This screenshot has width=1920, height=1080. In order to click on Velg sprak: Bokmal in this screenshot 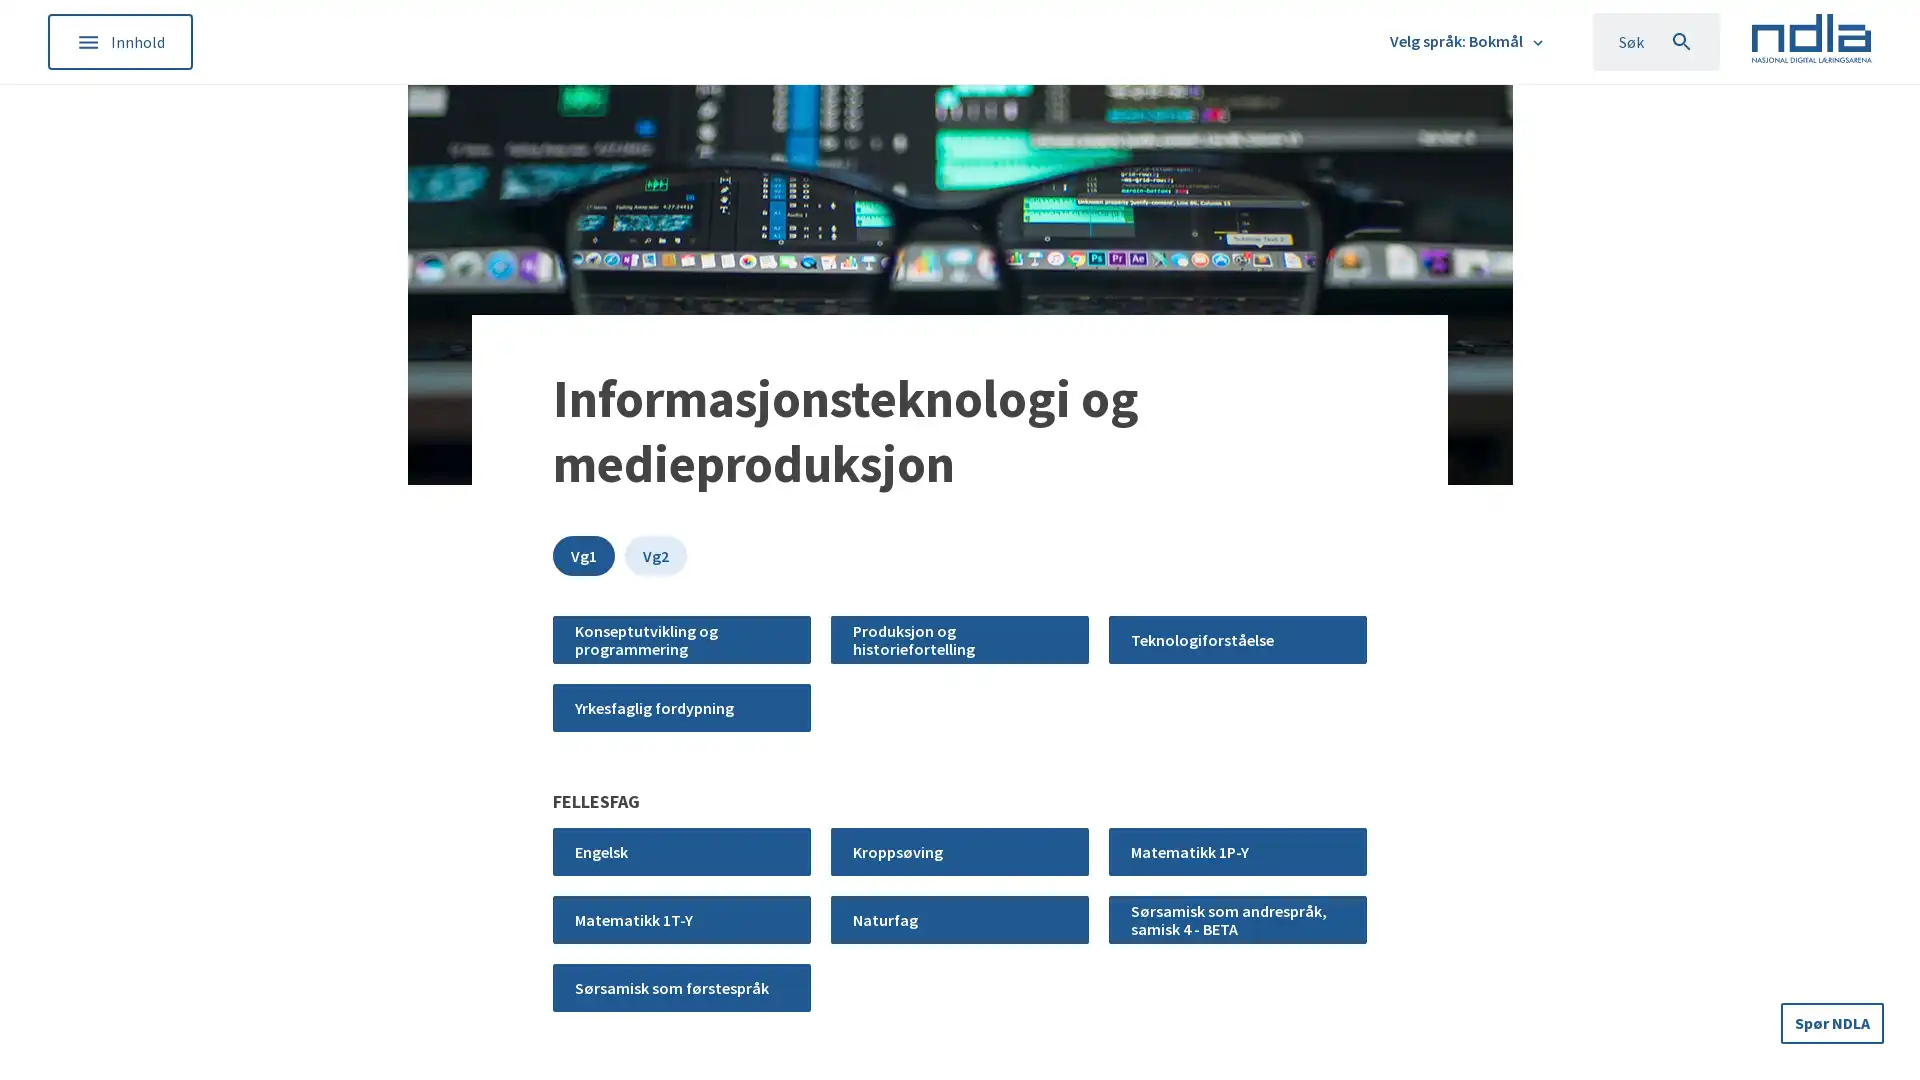, I will do `click(1468, 41)`.